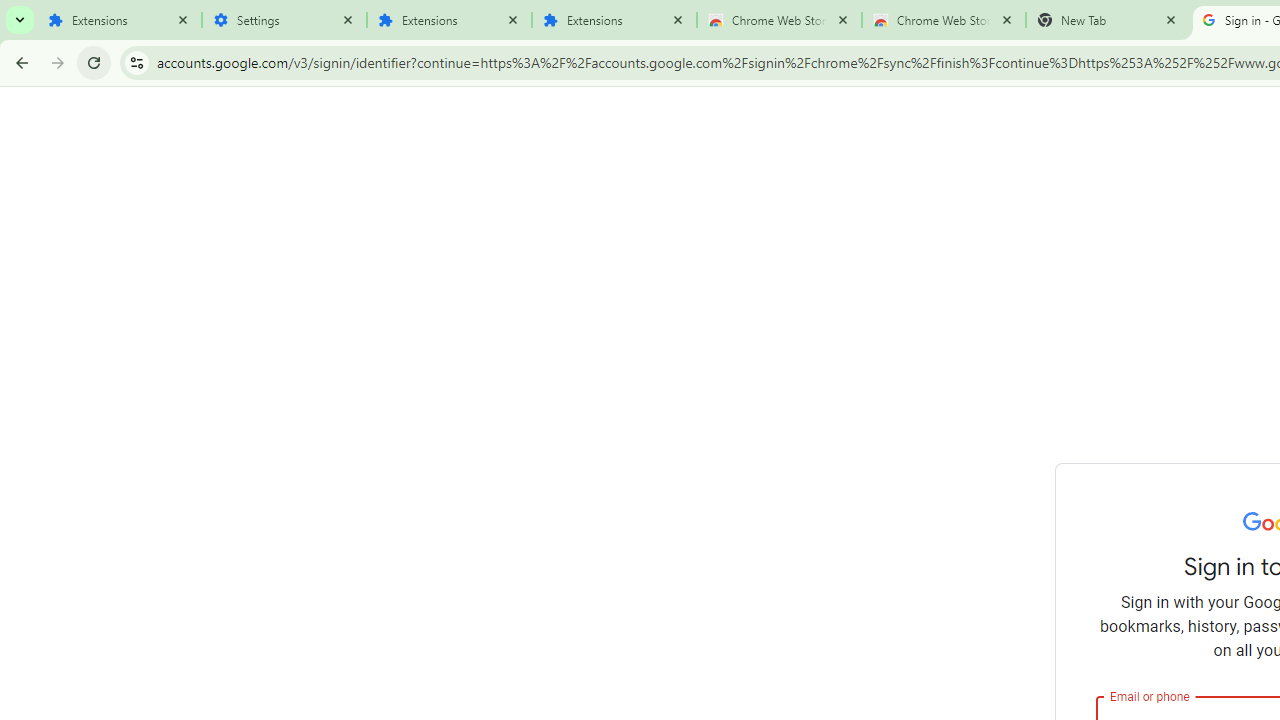 The height and width of the screenshot is (720, 1280). What do you see at coordinates (58, 61) in the screenshot?
I see `'Forward'` at bounding box center [58, 61].